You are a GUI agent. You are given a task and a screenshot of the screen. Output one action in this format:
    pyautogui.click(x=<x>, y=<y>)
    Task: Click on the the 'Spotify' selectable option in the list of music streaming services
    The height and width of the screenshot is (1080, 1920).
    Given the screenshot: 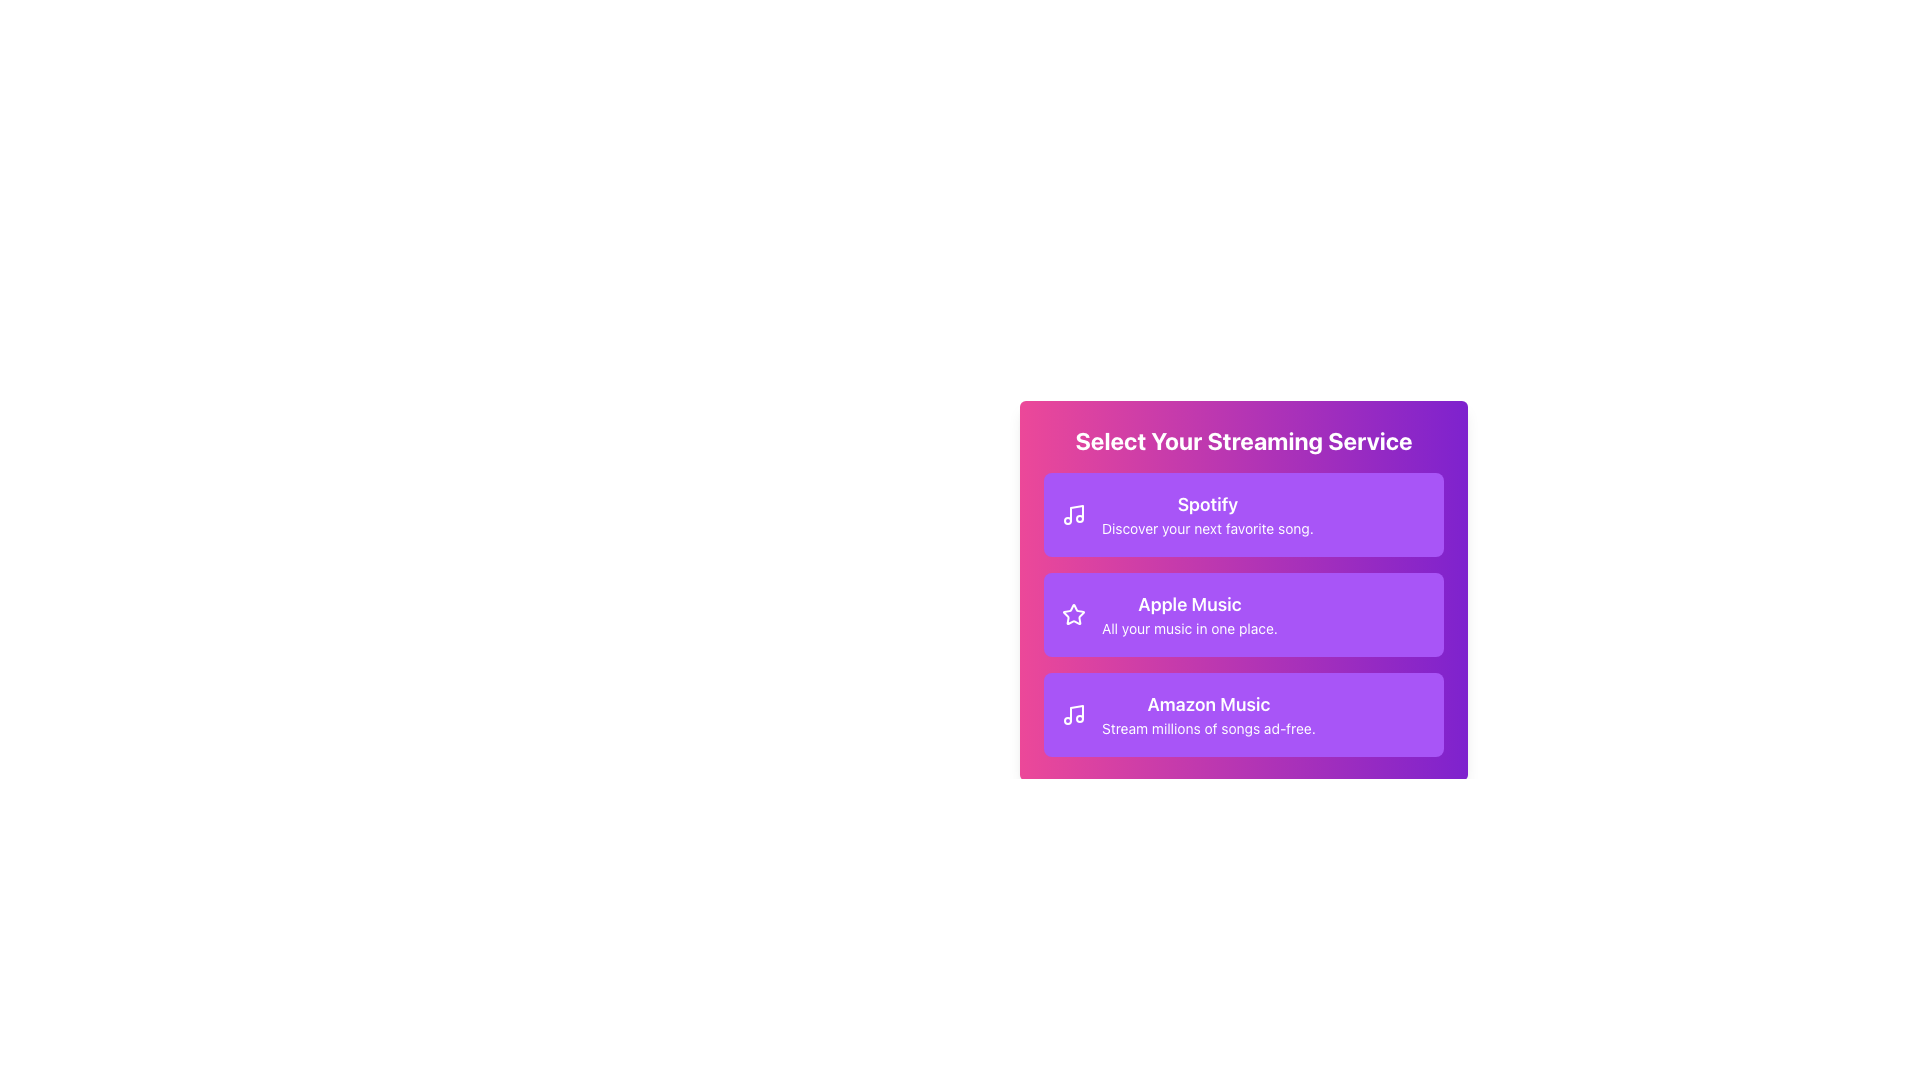 What is the action you would take?
    pyautogui.click(x=1206, y=514)
    